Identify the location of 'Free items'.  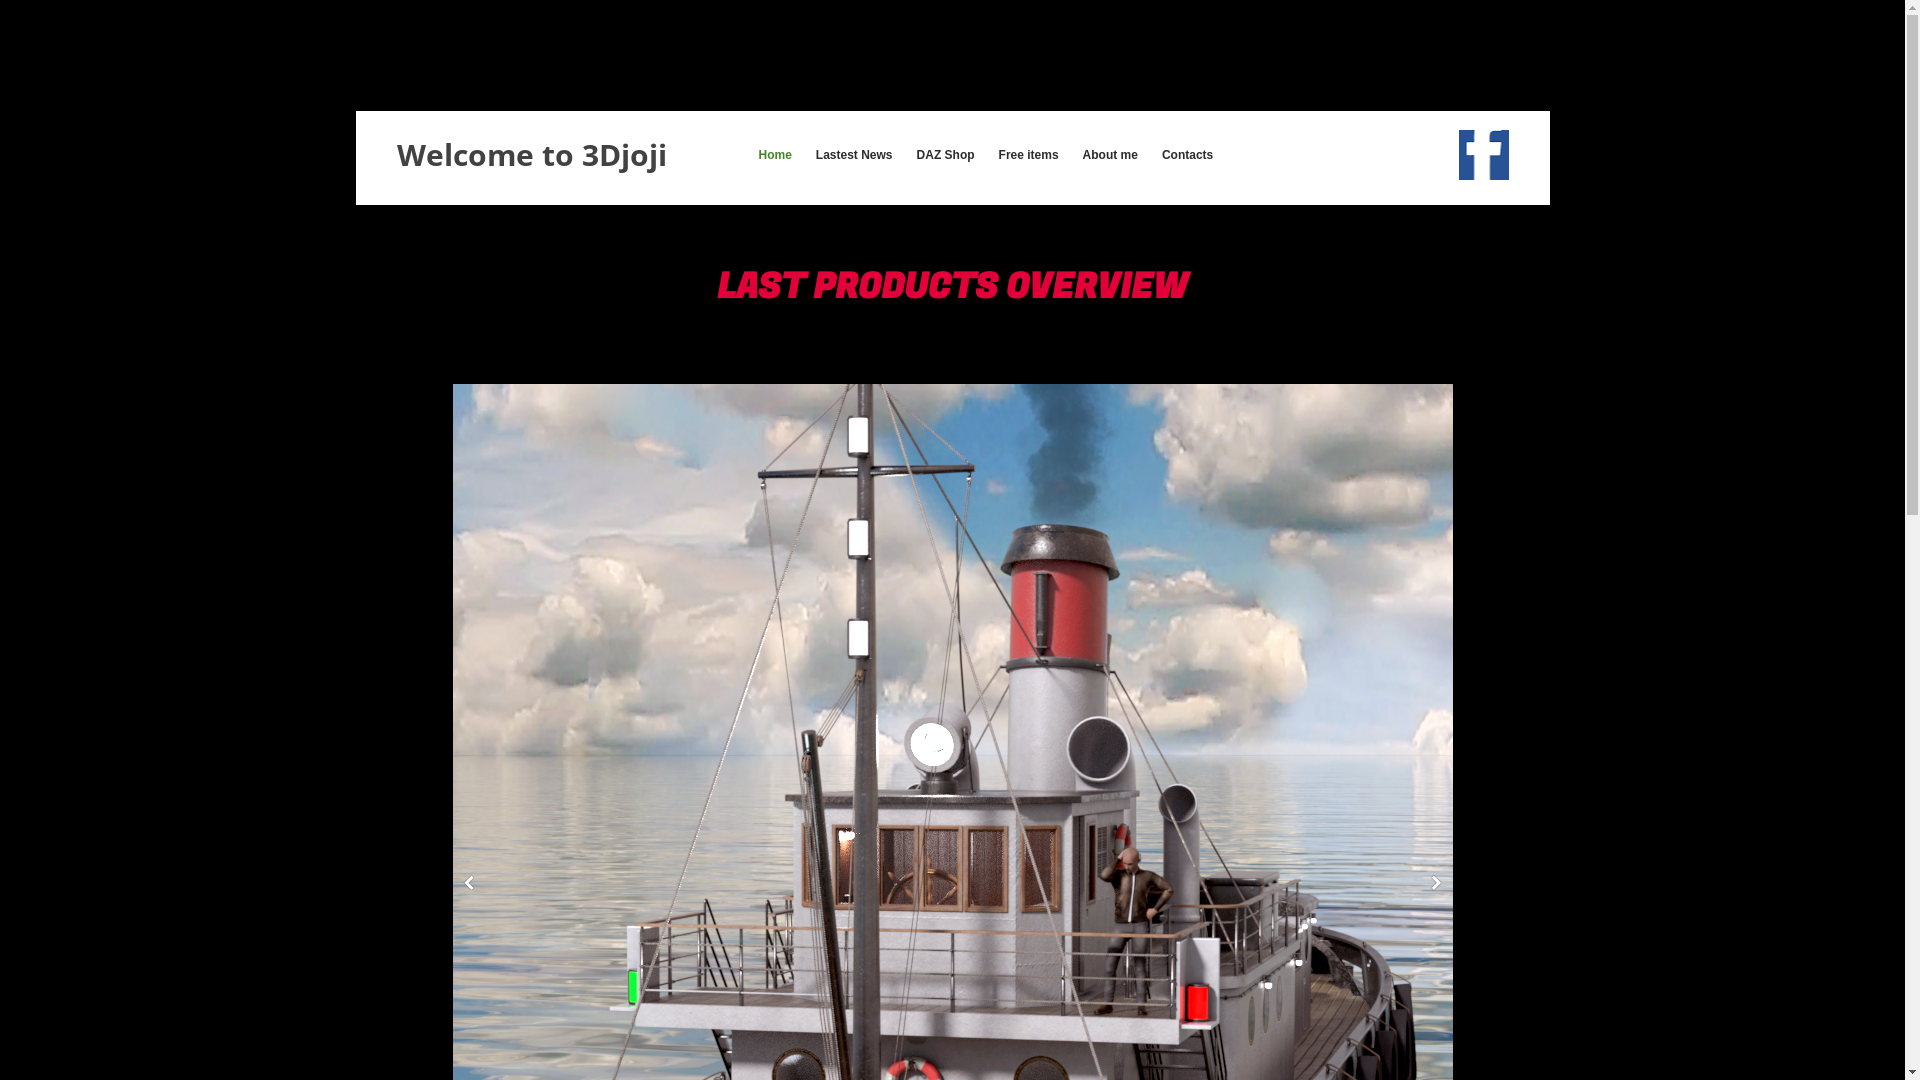
(1028, 153).